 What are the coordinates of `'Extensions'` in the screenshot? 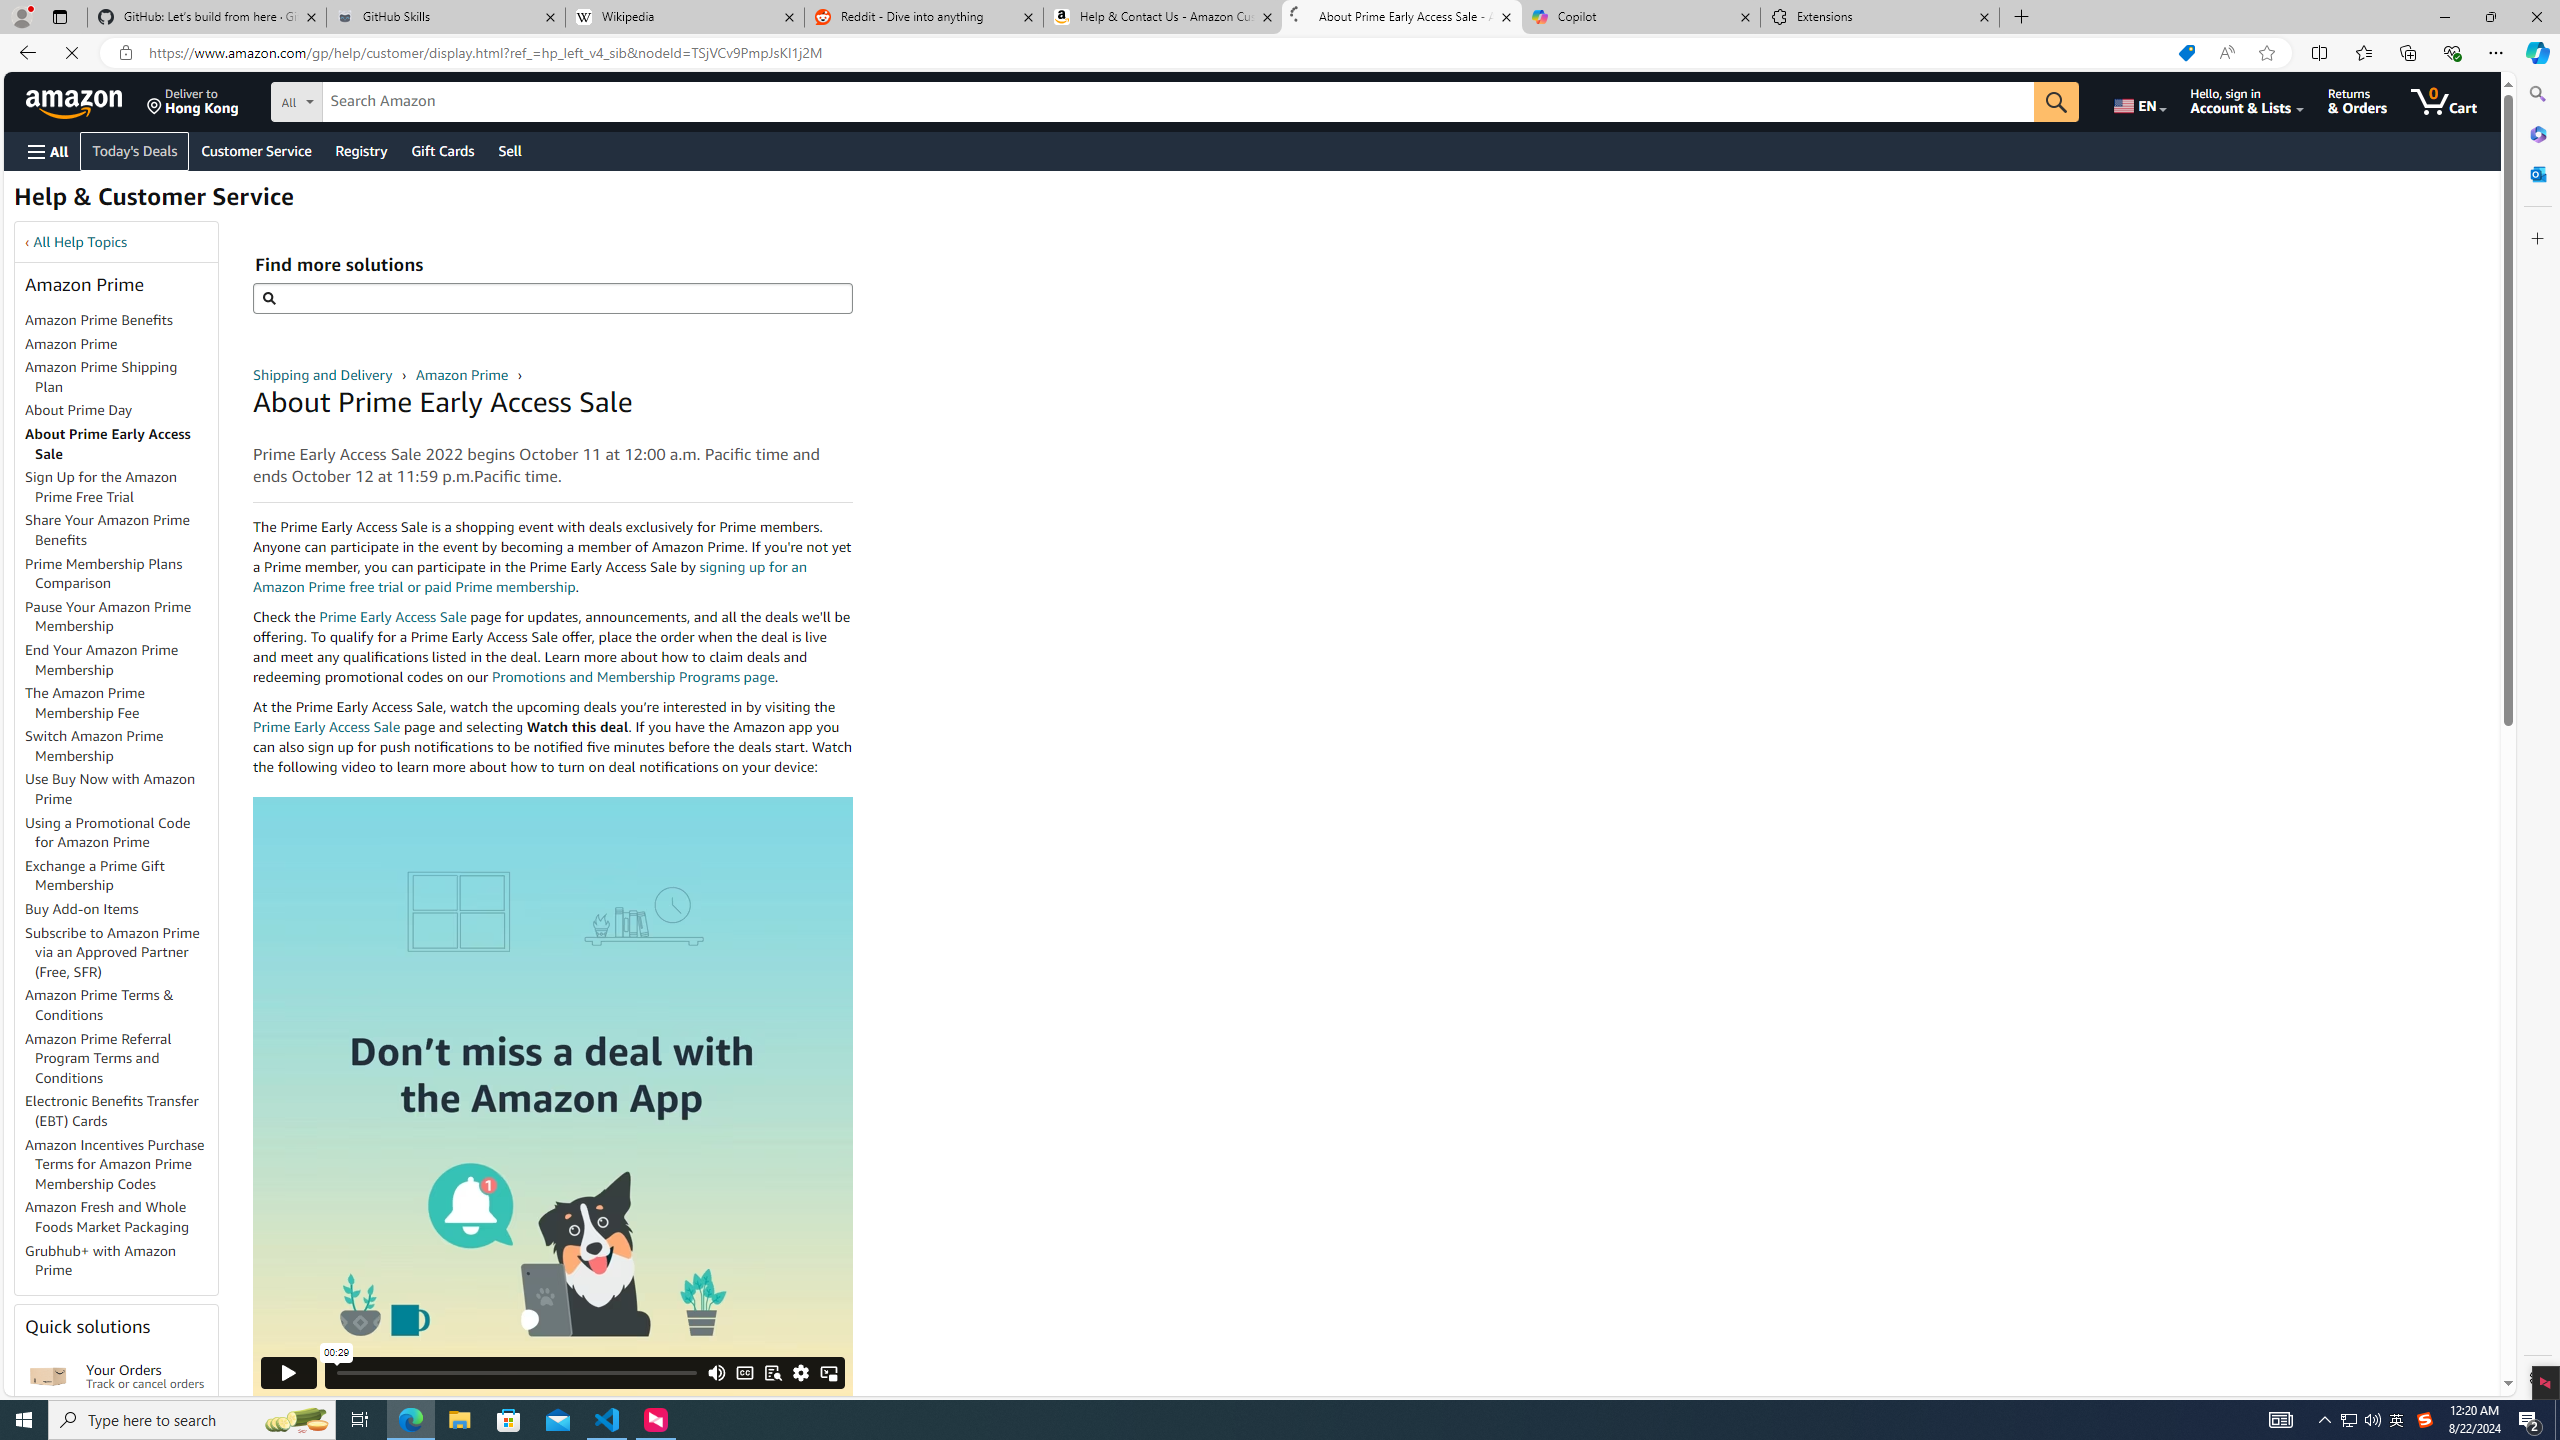 It's located at (1879, 16).